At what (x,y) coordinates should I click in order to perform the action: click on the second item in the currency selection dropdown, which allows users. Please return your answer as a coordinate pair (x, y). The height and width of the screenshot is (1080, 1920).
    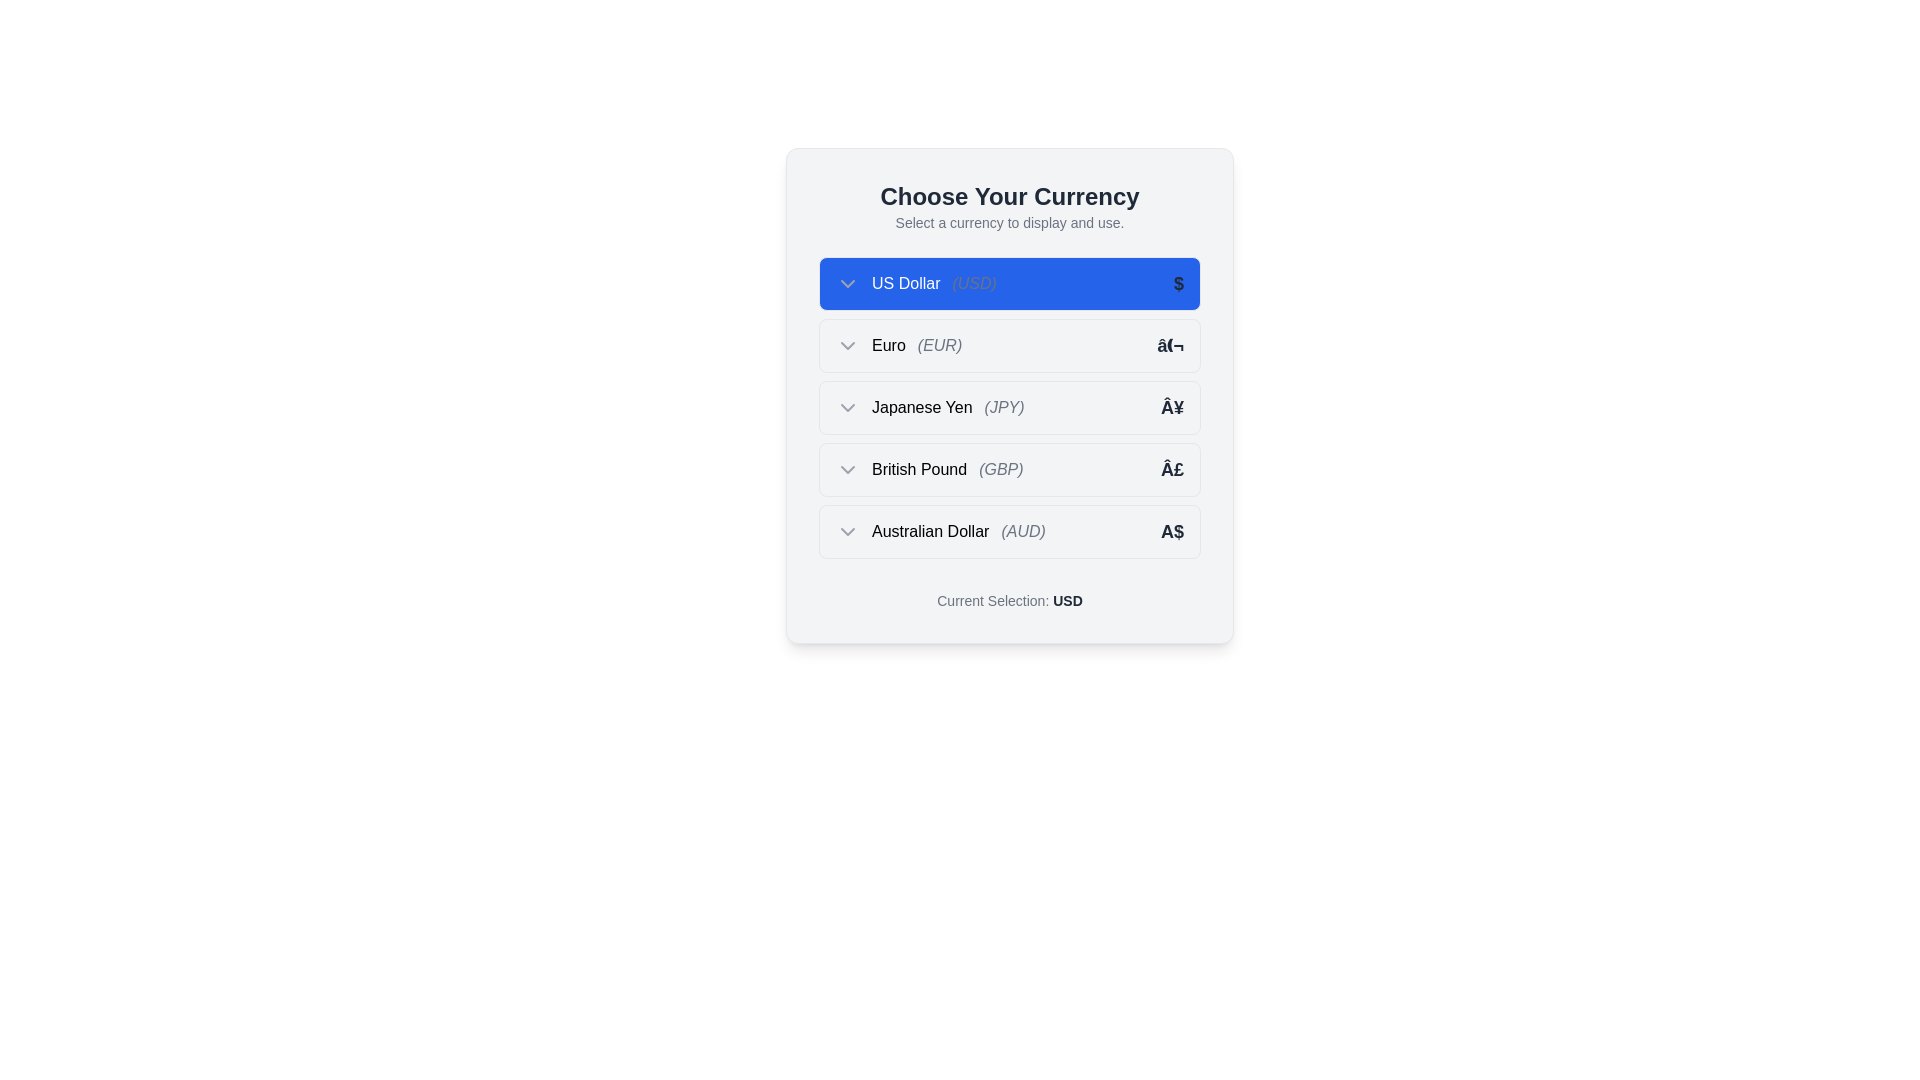
    Looking at the image, I should click on (1009, 345).